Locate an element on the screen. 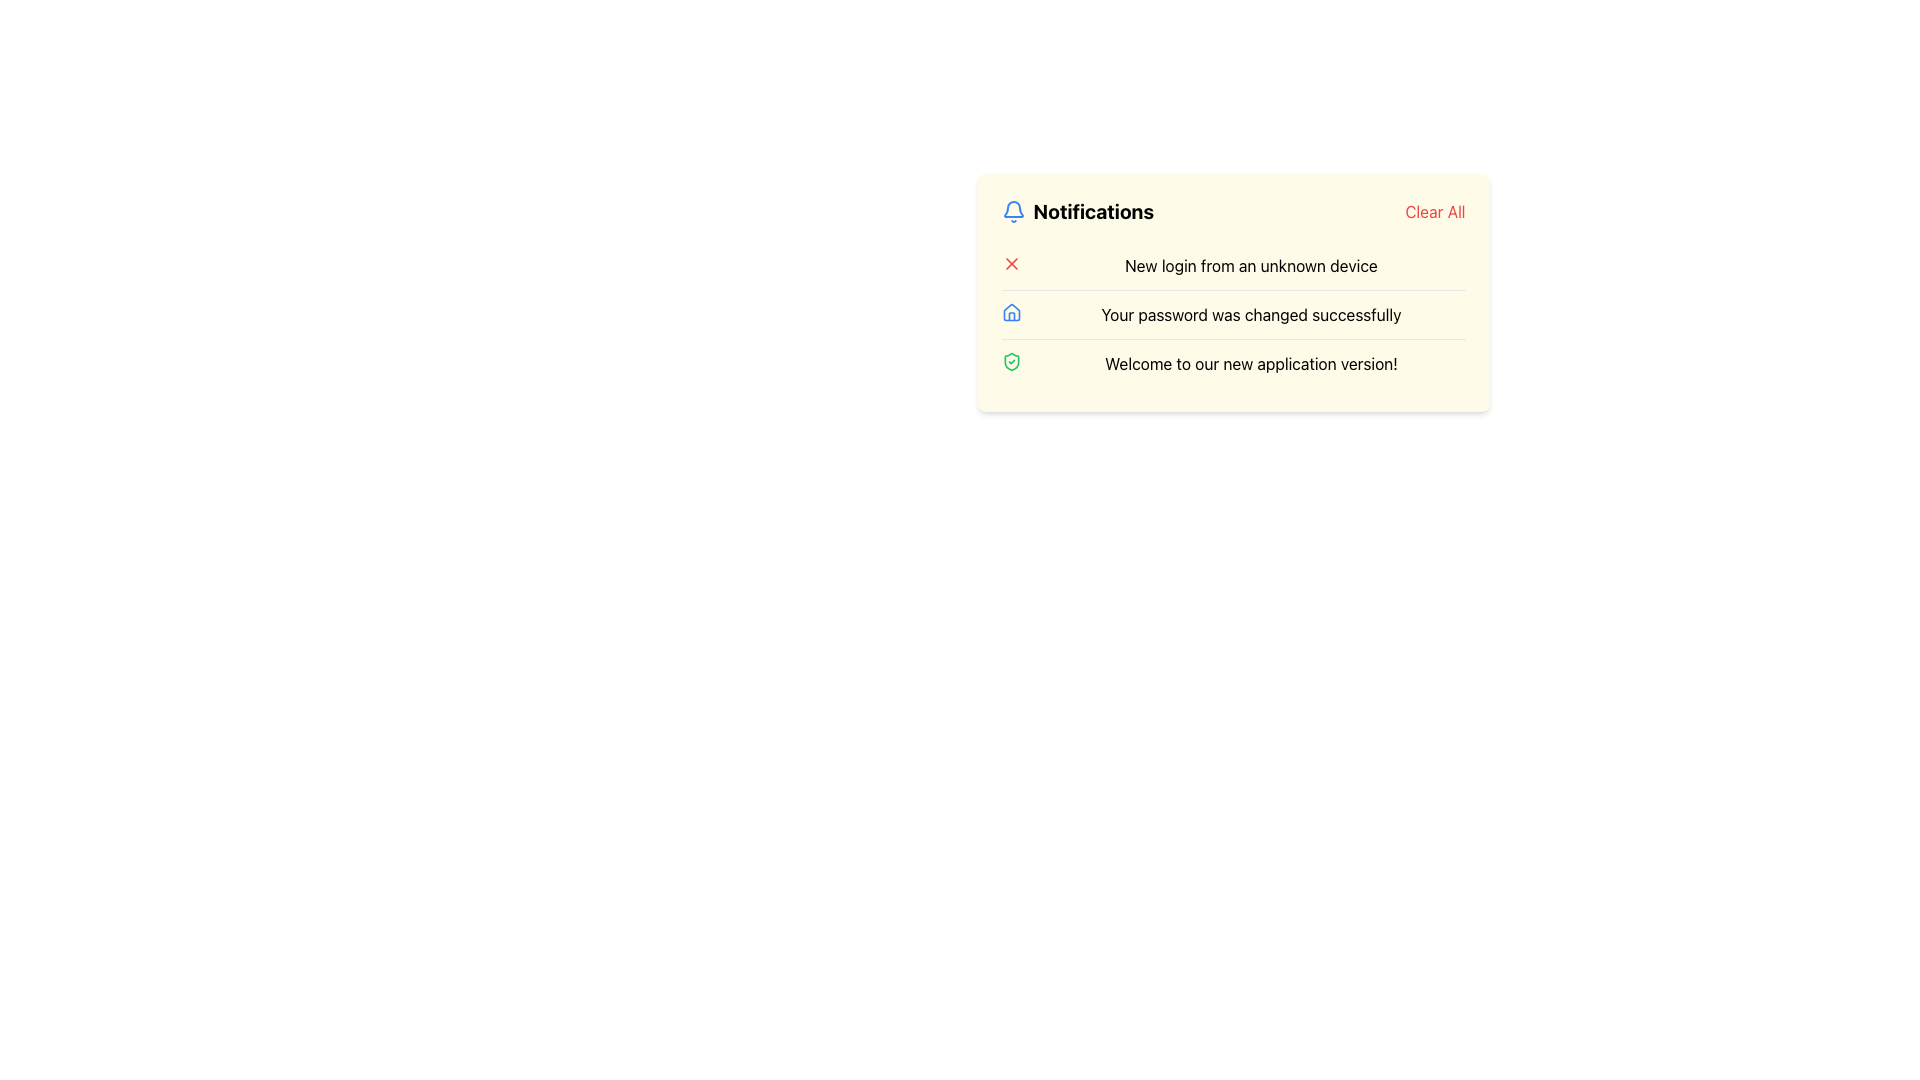 The image size is (1920, 1080). the second notification item in the notification panel that informs the user their password was successfully changed is located at coordinates (1232, 314).